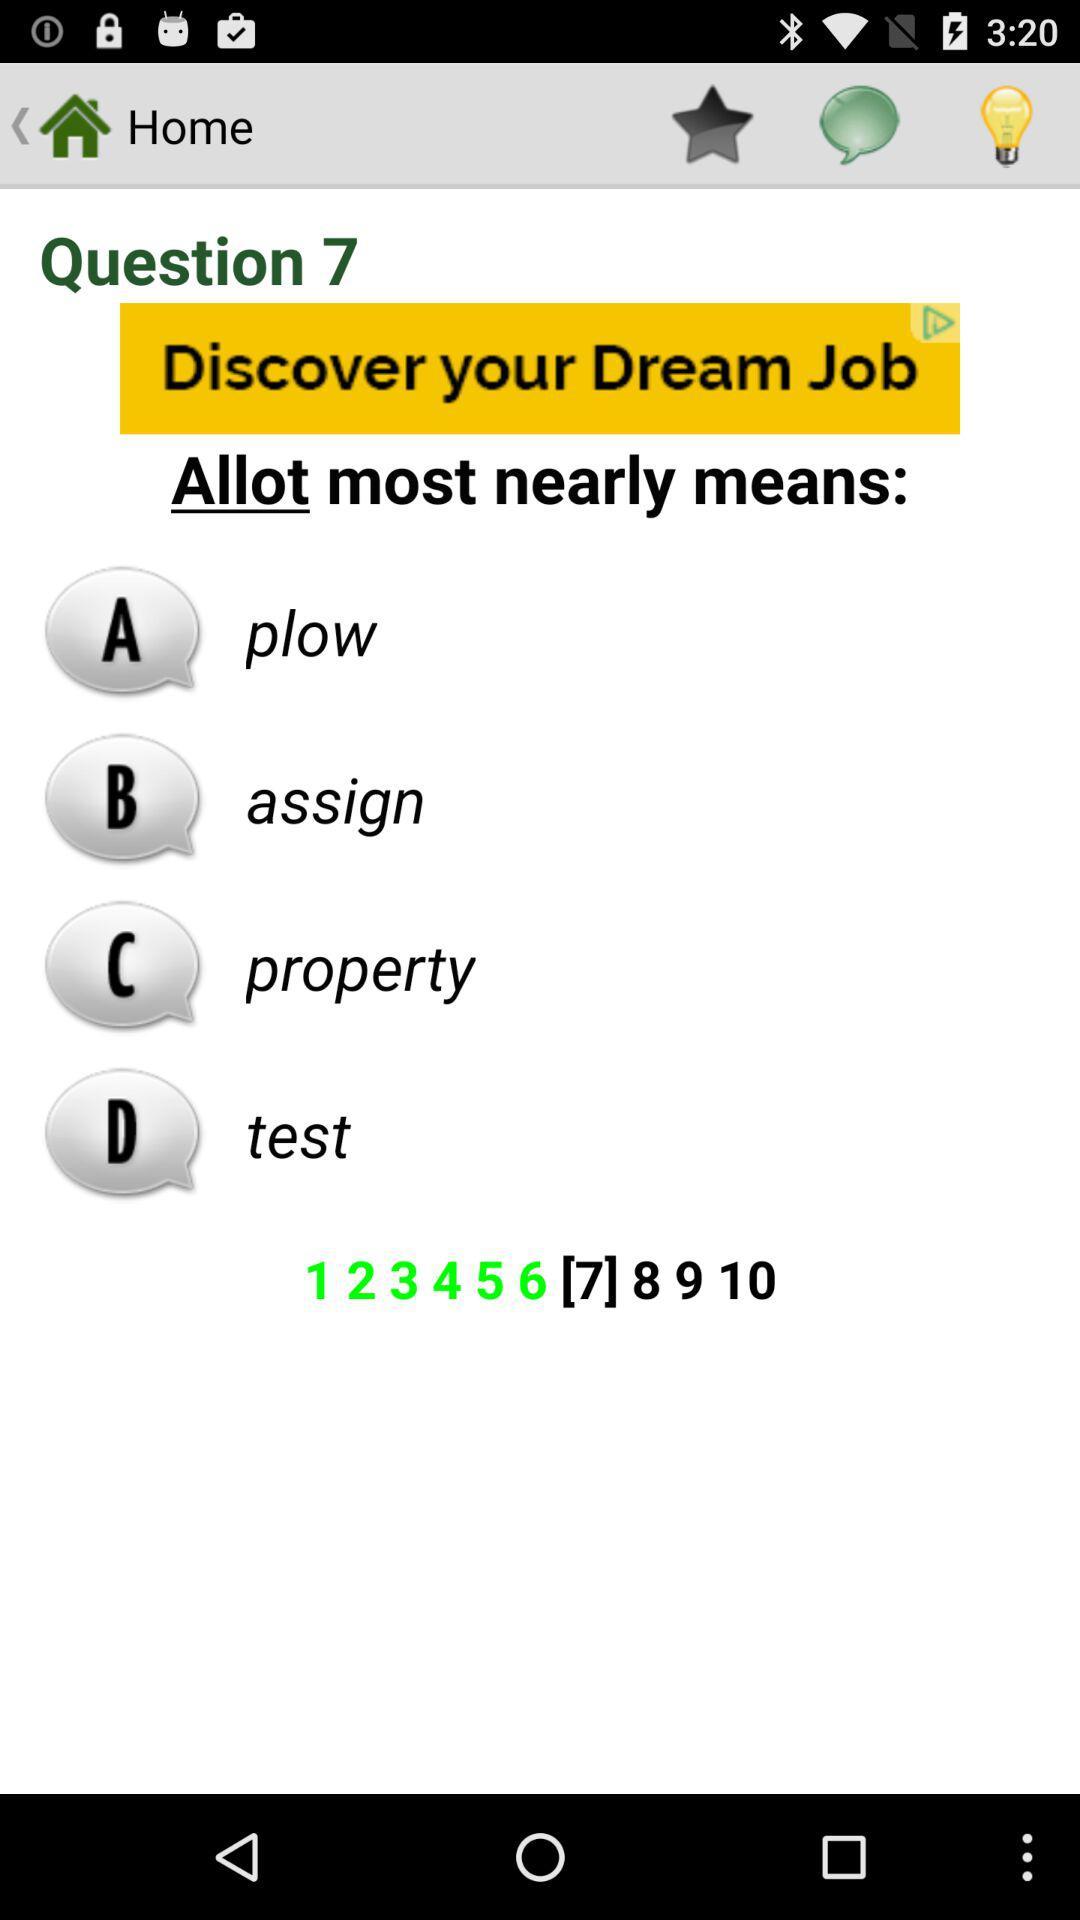 This screenshot has height=1920, width=1080. I want to click on the pause icon, so click(123, 1212).